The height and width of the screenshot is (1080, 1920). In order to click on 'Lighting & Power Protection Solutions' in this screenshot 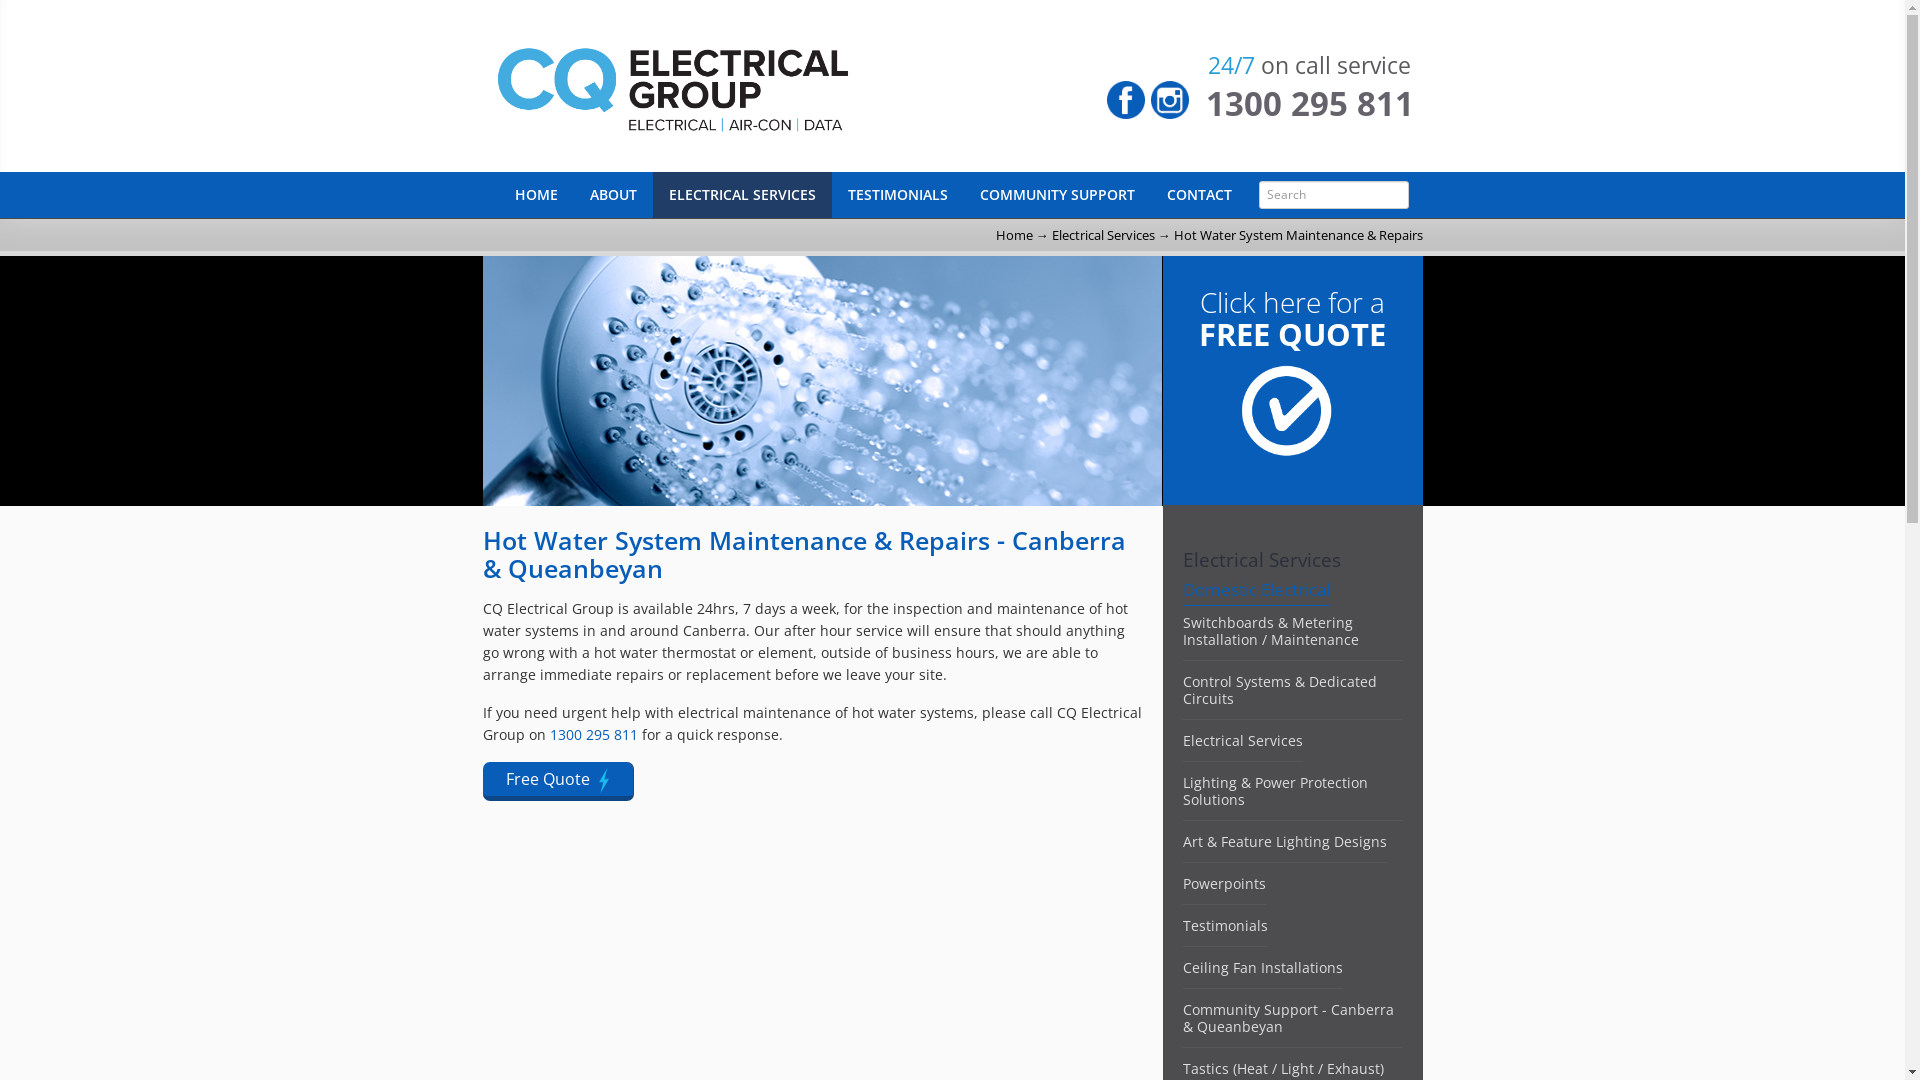, I will do `click(1181, 789)`.